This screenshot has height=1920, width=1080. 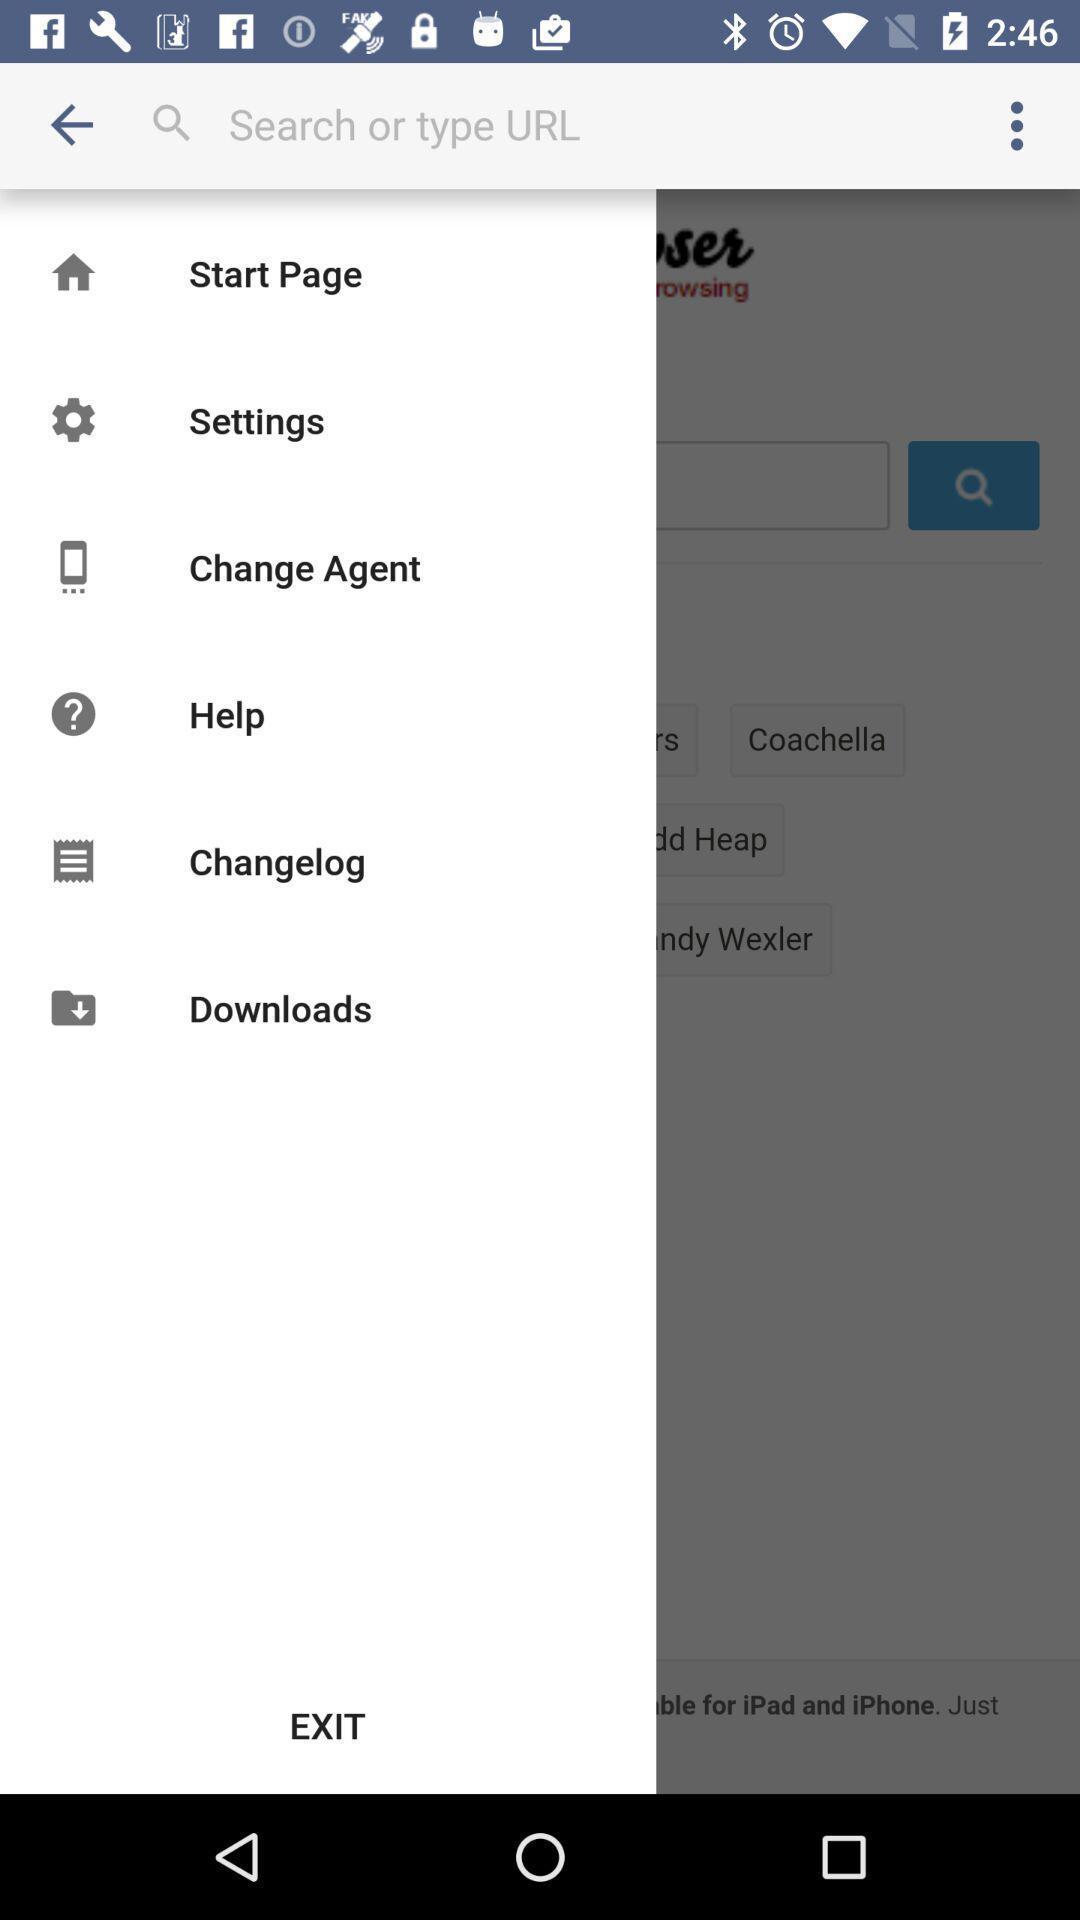 I want to click on item below the changelog, so click(x=280, y=1008).